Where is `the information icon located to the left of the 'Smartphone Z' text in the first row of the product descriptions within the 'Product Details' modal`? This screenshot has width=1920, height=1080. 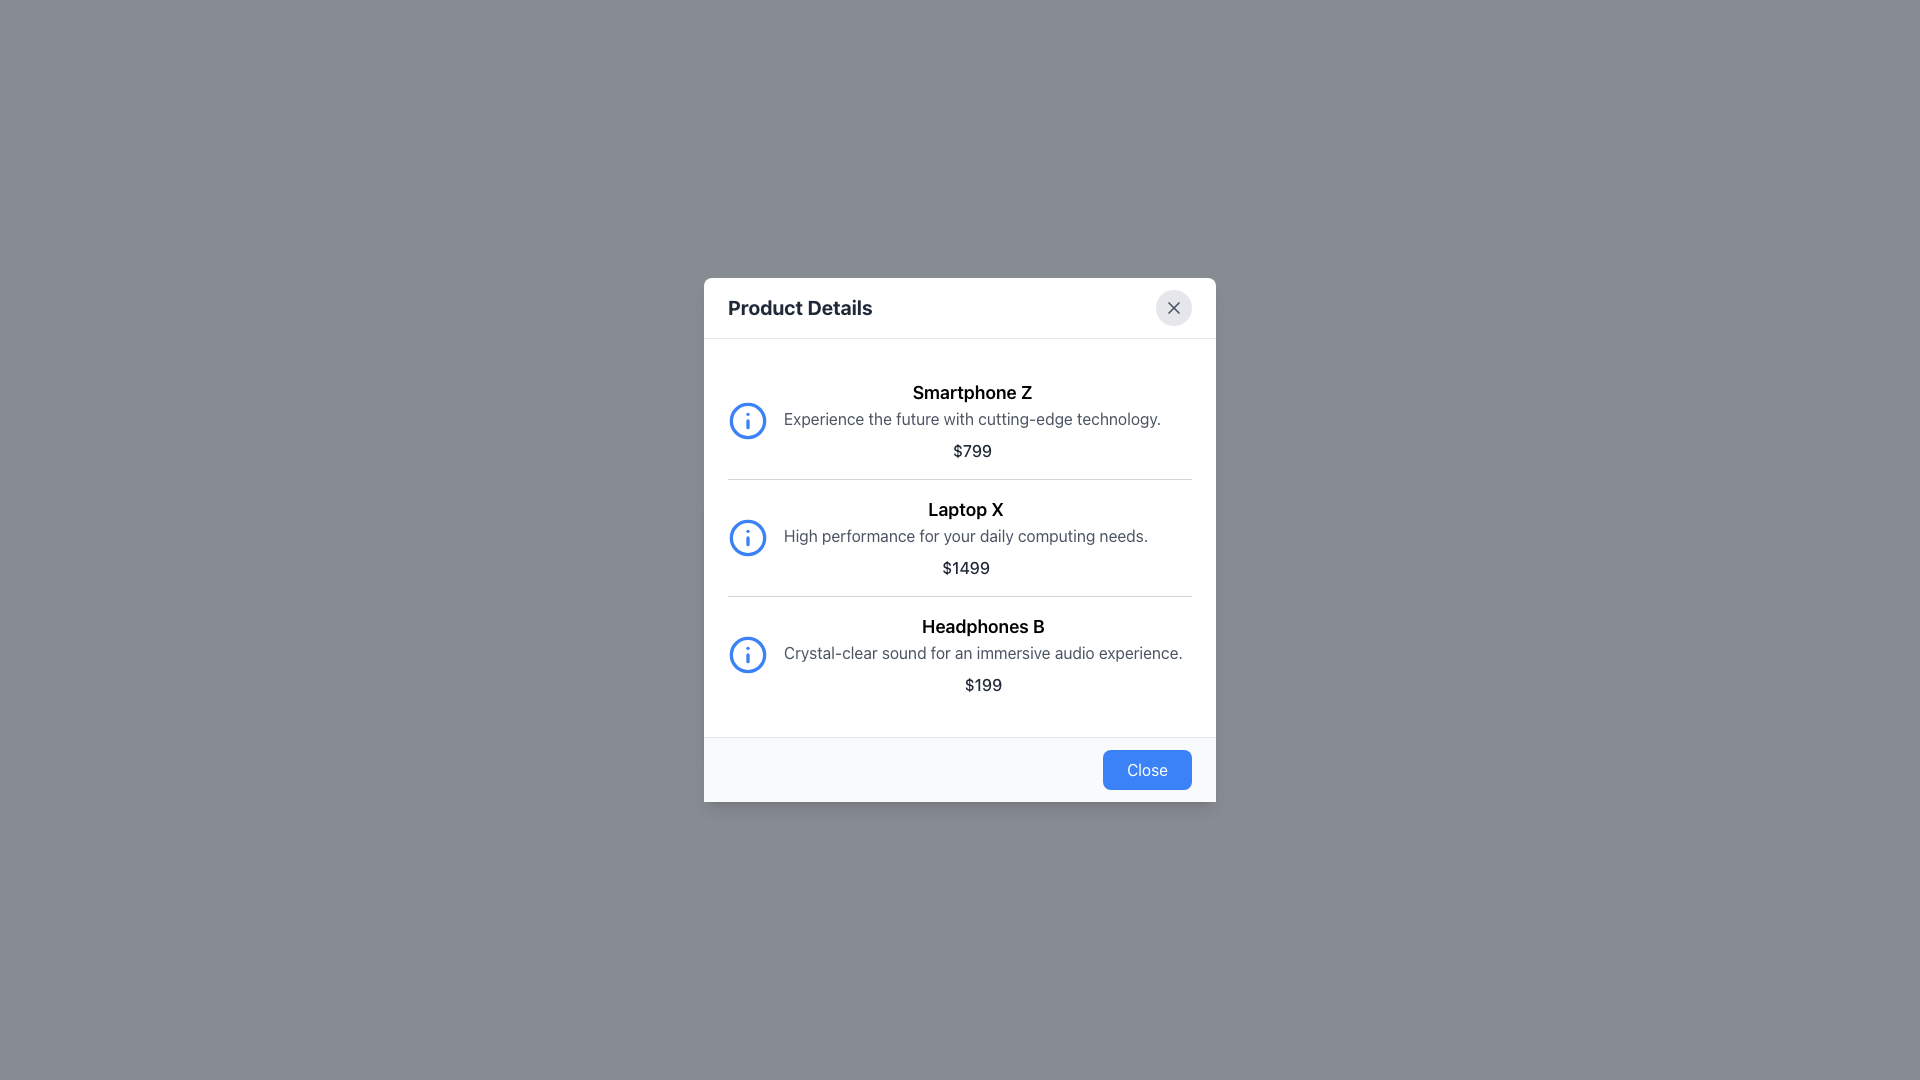 the information icon located to the left of the 'Smartphone Z' text in the first row of the product descriptions within the 'Product Details' modal is located at coordinates (747, 419).